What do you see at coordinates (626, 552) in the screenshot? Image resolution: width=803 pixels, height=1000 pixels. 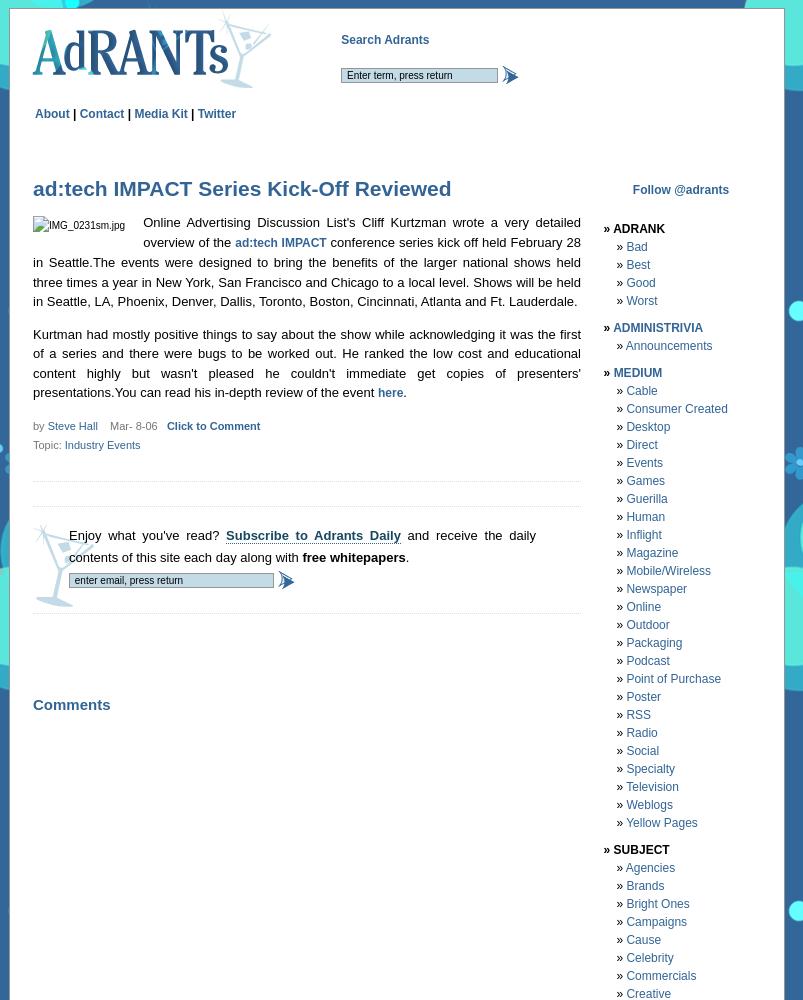 I see `'Magazine'` at bounding box center [626, 552].